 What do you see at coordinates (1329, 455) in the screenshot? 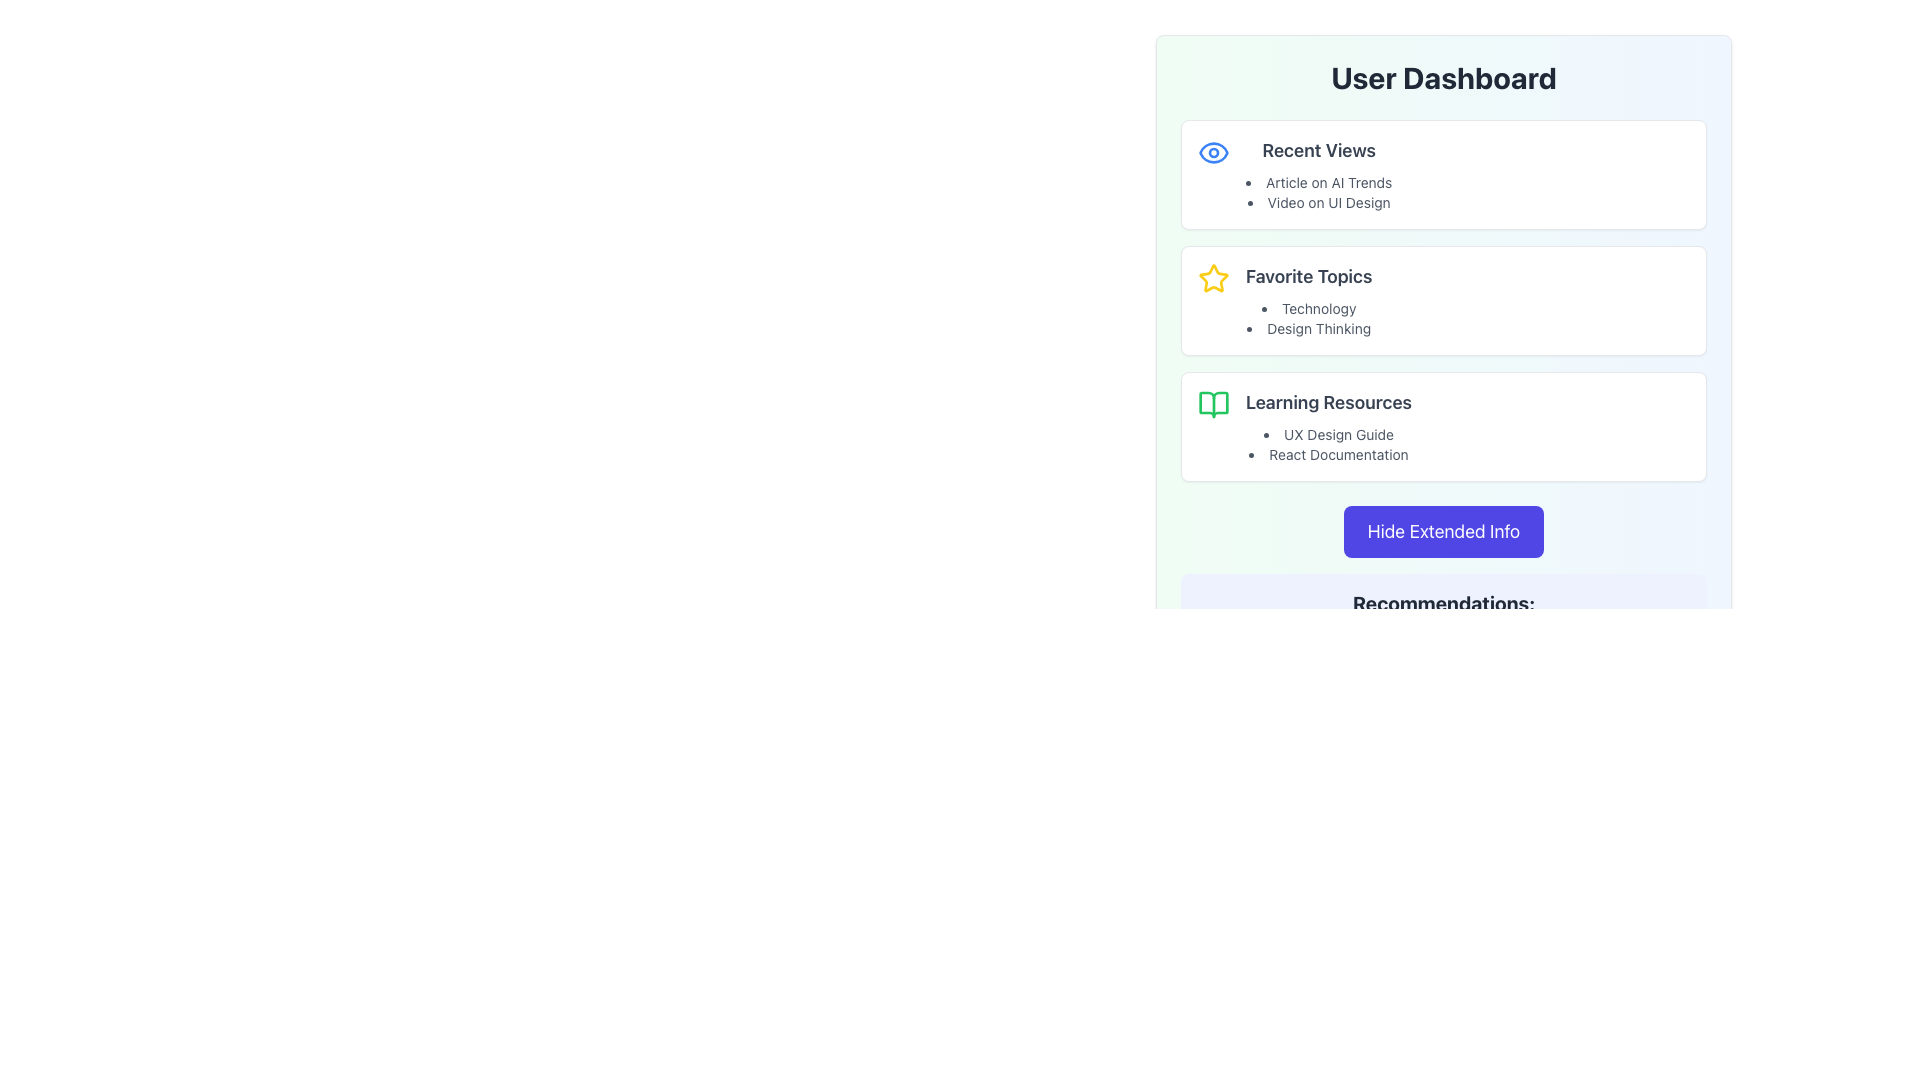
I see `the text label 'React Documentation', which is the second item in the bullet list under 'Learning Resources', positioned below 'UX Design Guide'` at bounding box center [1329, 455].